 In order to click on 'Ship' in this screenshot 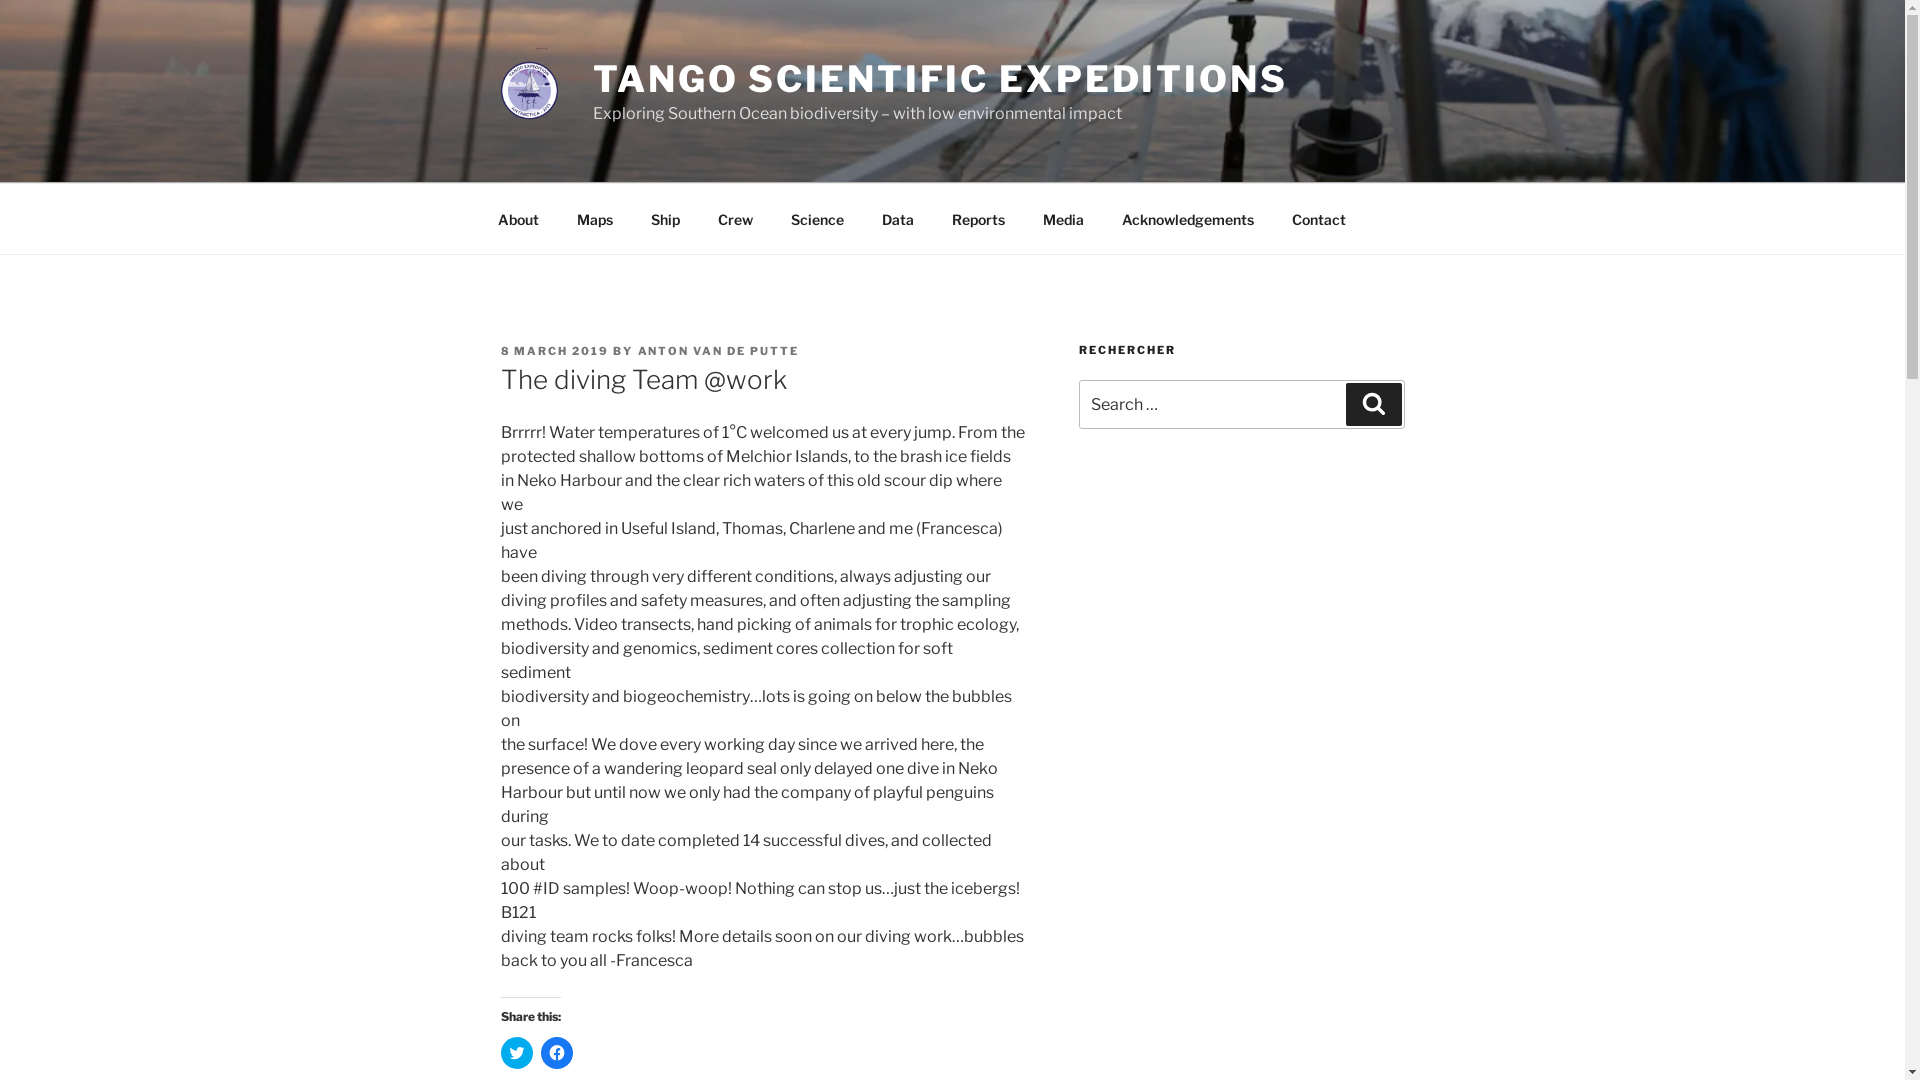, I will do `click(632, 218)`.